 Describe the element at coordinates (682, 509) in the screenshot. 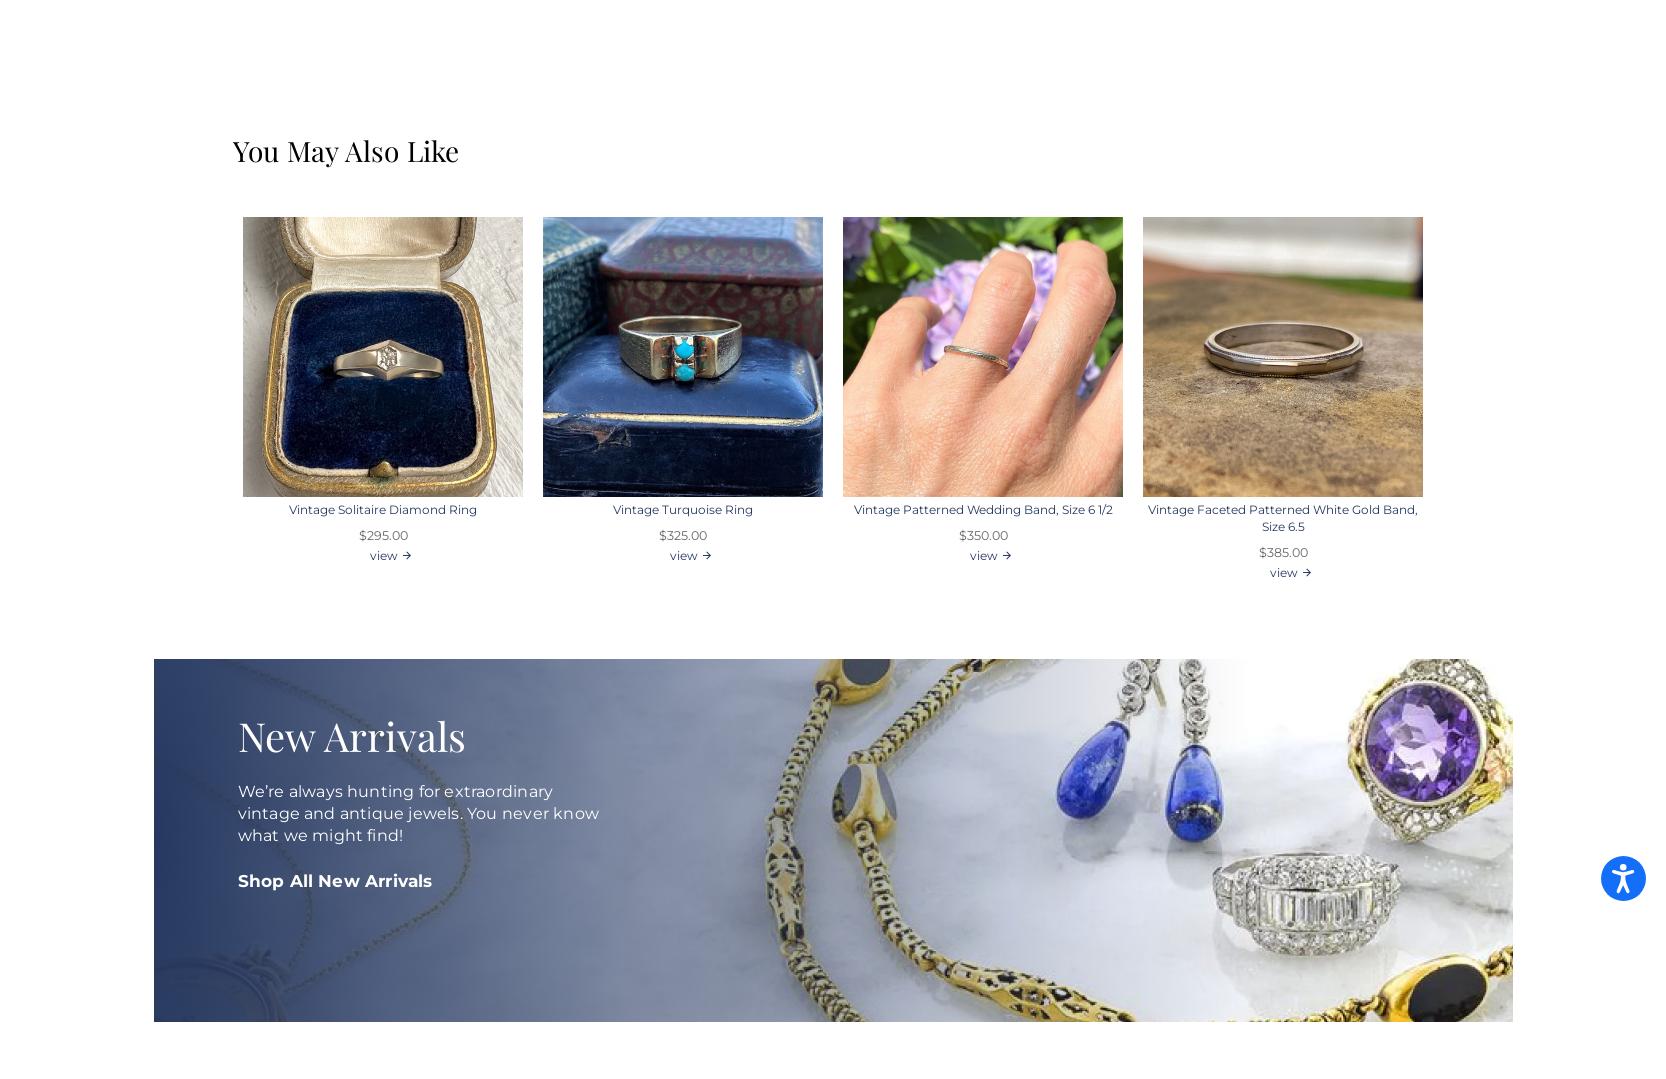

I see `'Vintage Turquoise Ring'` at that location.